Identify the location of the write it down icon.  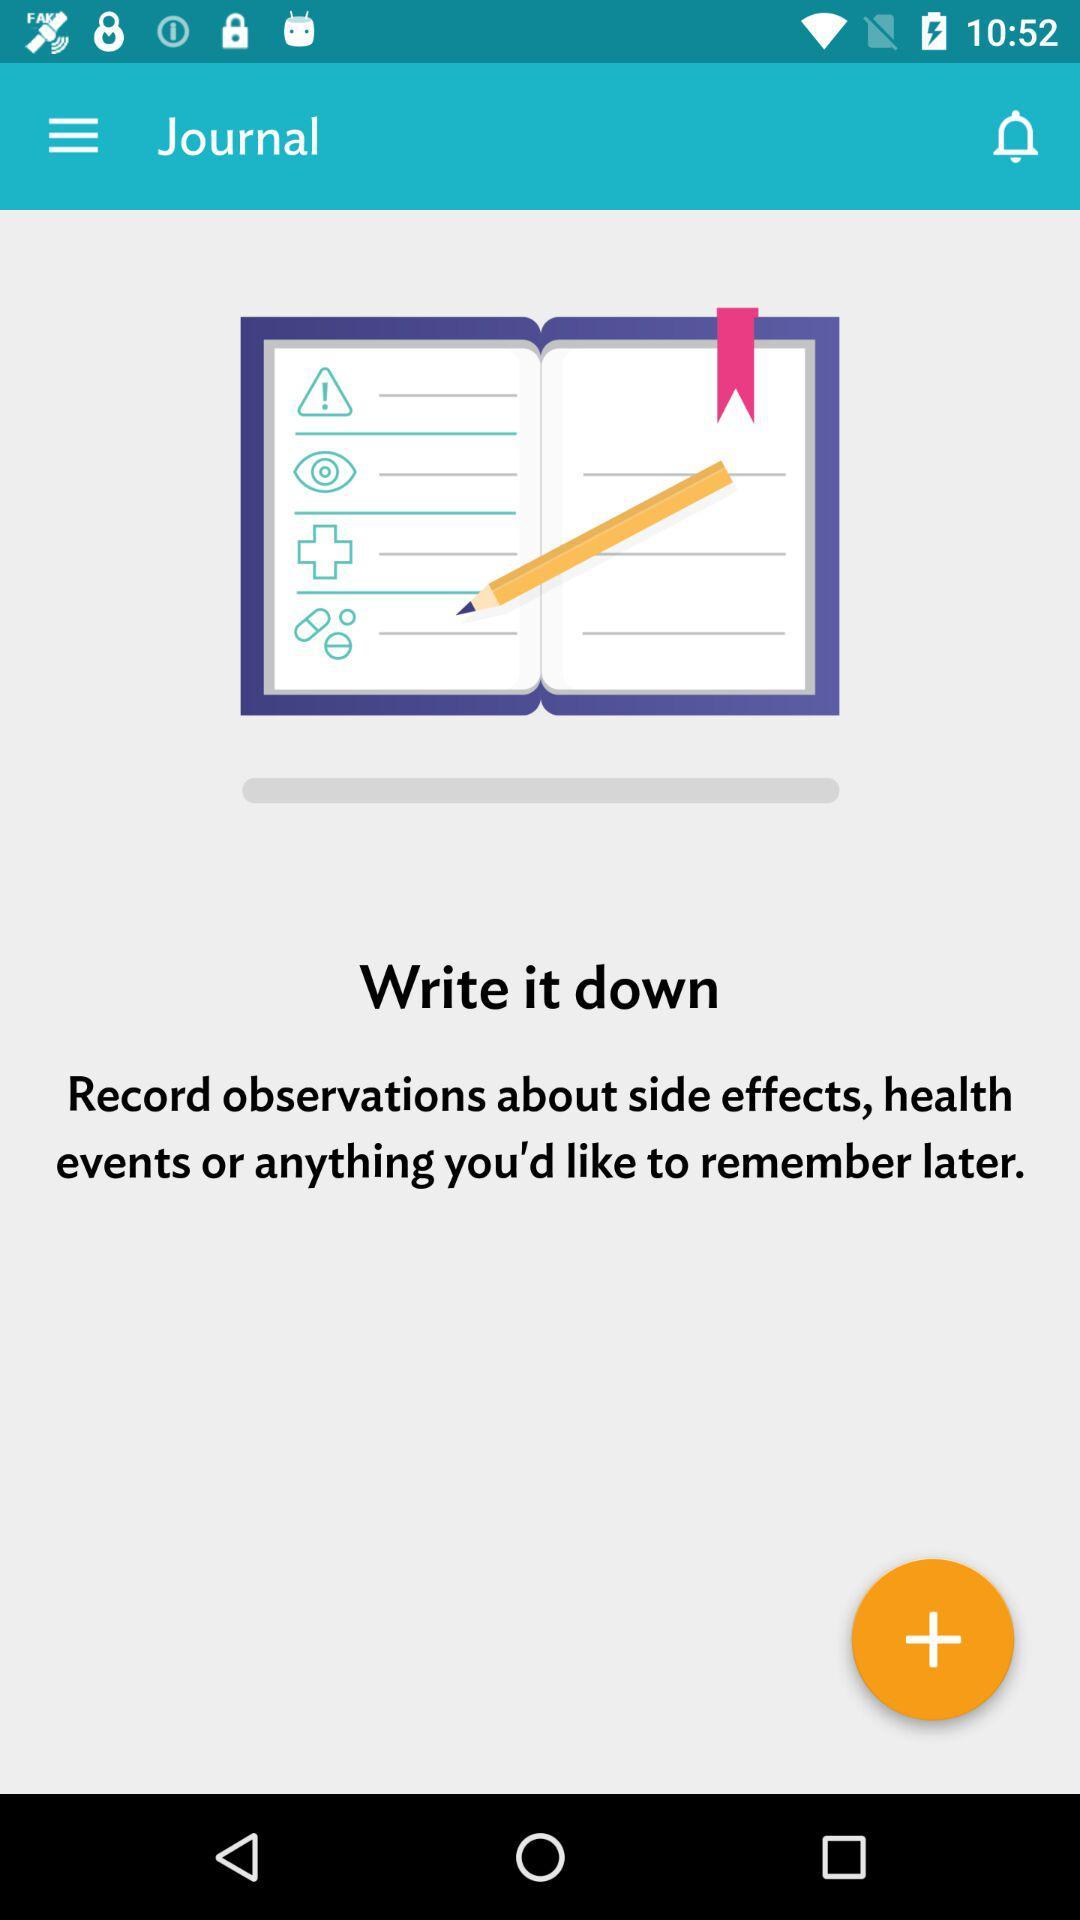
(540, 987).